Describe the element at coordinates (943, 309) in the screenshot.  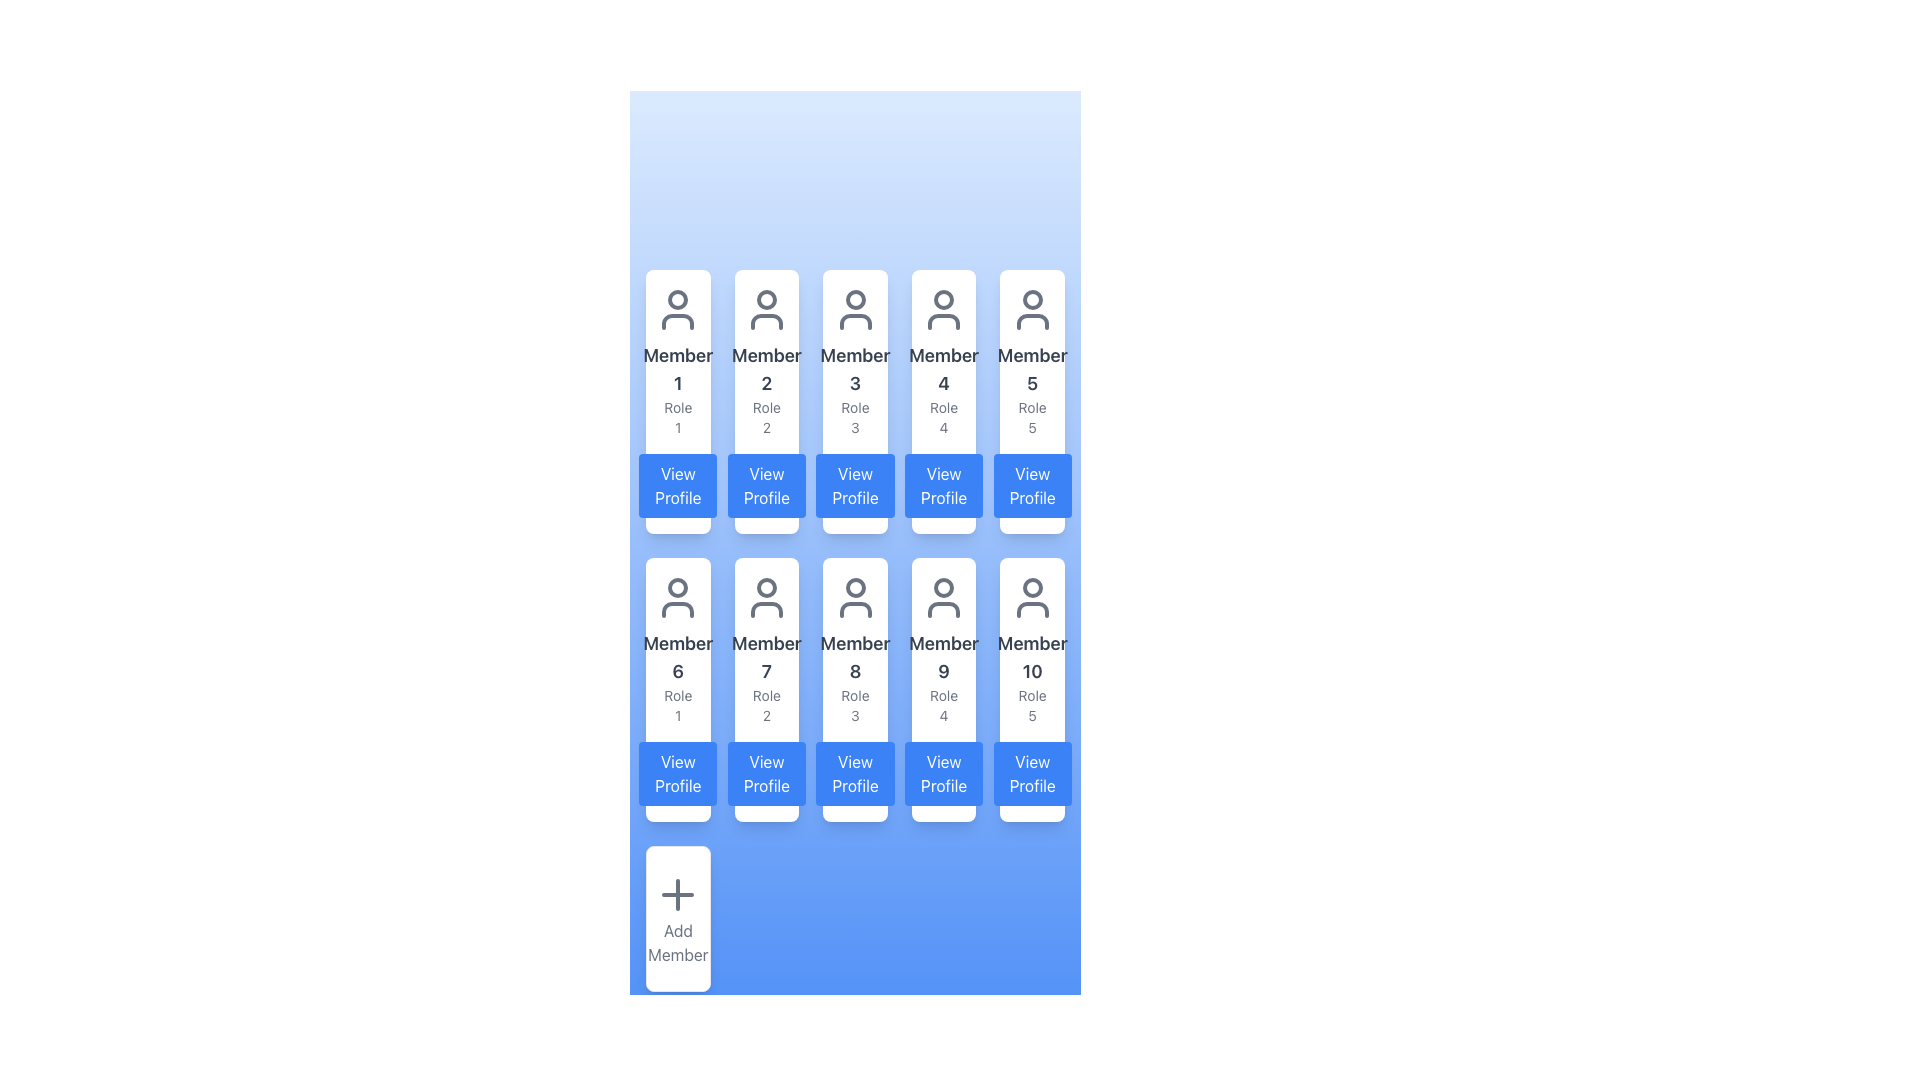
I see `the decorative graphic/icon representing 'Member 4' in the fourth card of the first row` at that location.